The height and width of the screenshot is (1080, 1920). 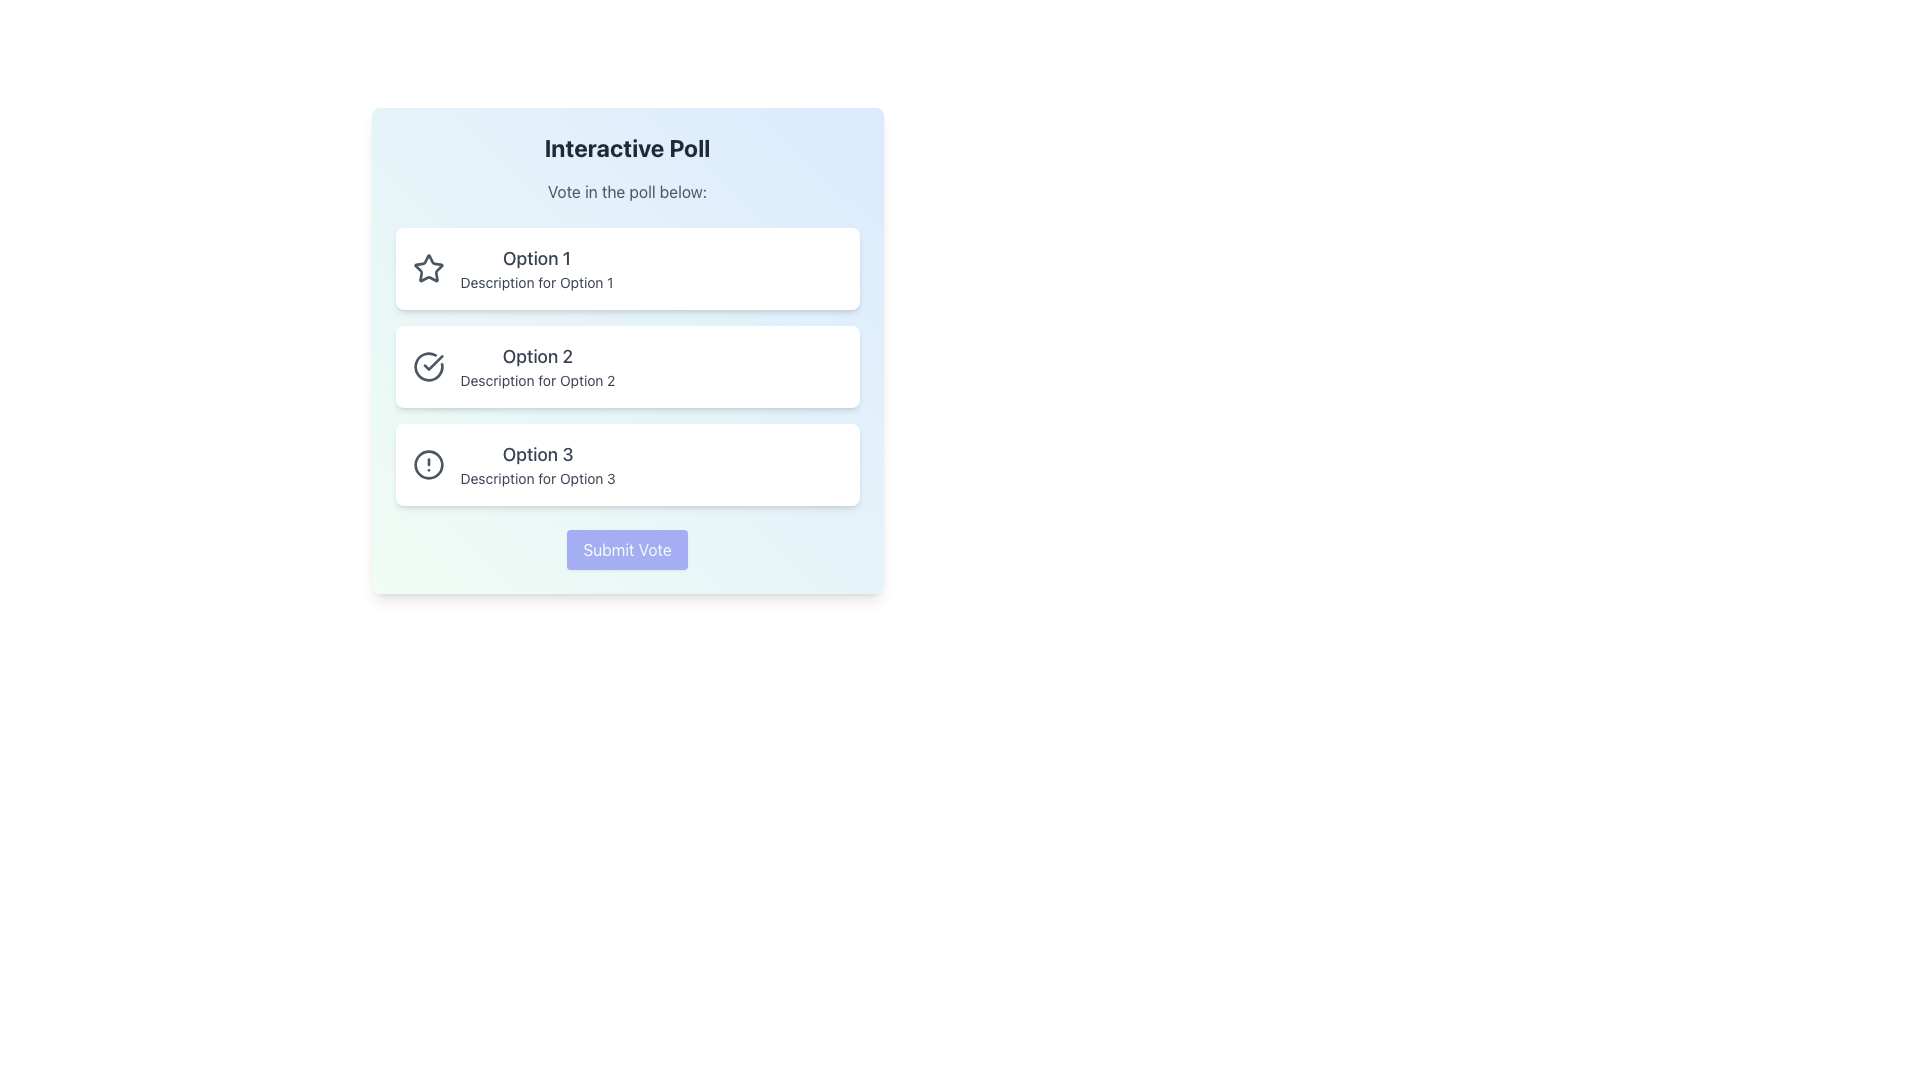 What do you see at coordinates (537, 356) in the screenshot?
I see `the text label that identifies 'Option 2' in the interactive poll, which is center-aligned under the heading 'Interactive Poll'` at bounding box center [537, 356].